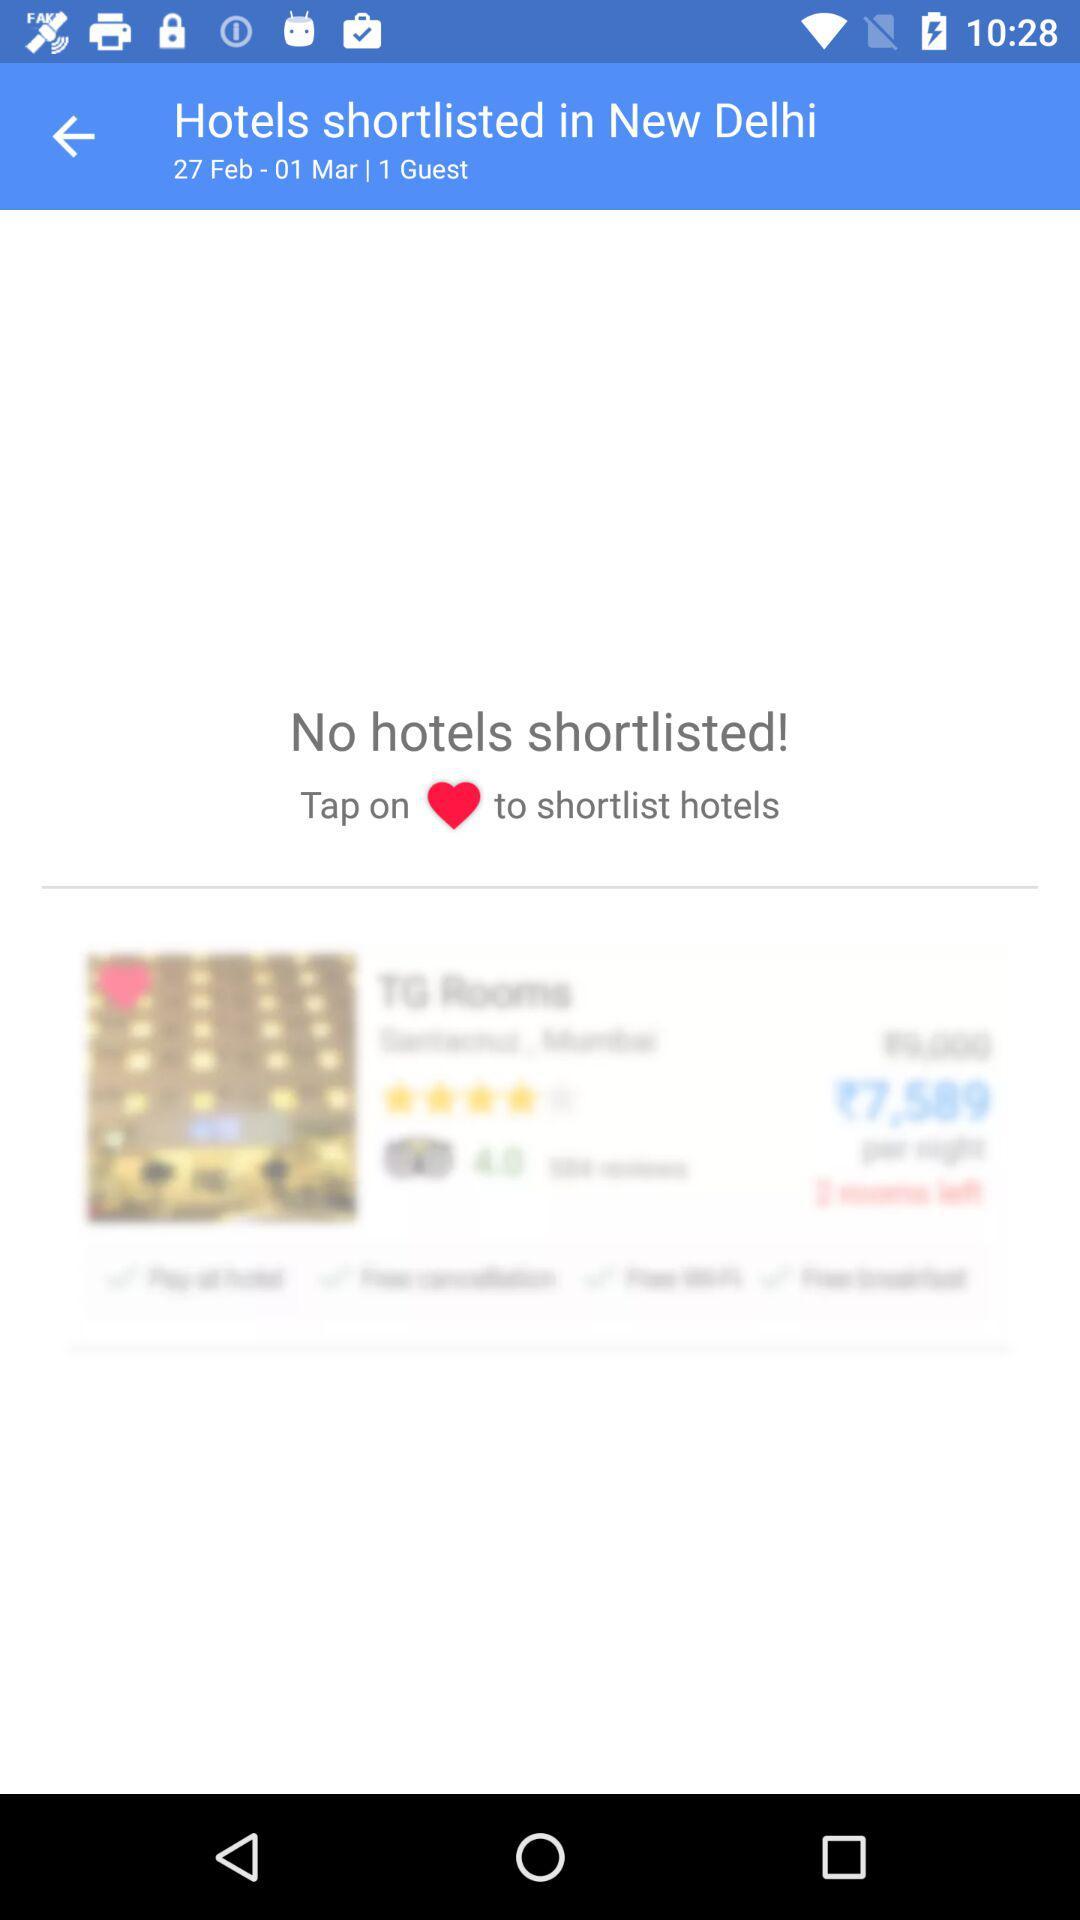 The width and height of the screenshot is (1080, 1920). Describe the element at coordinates (72, 135) in the screenshot. I see `go back` at that location.